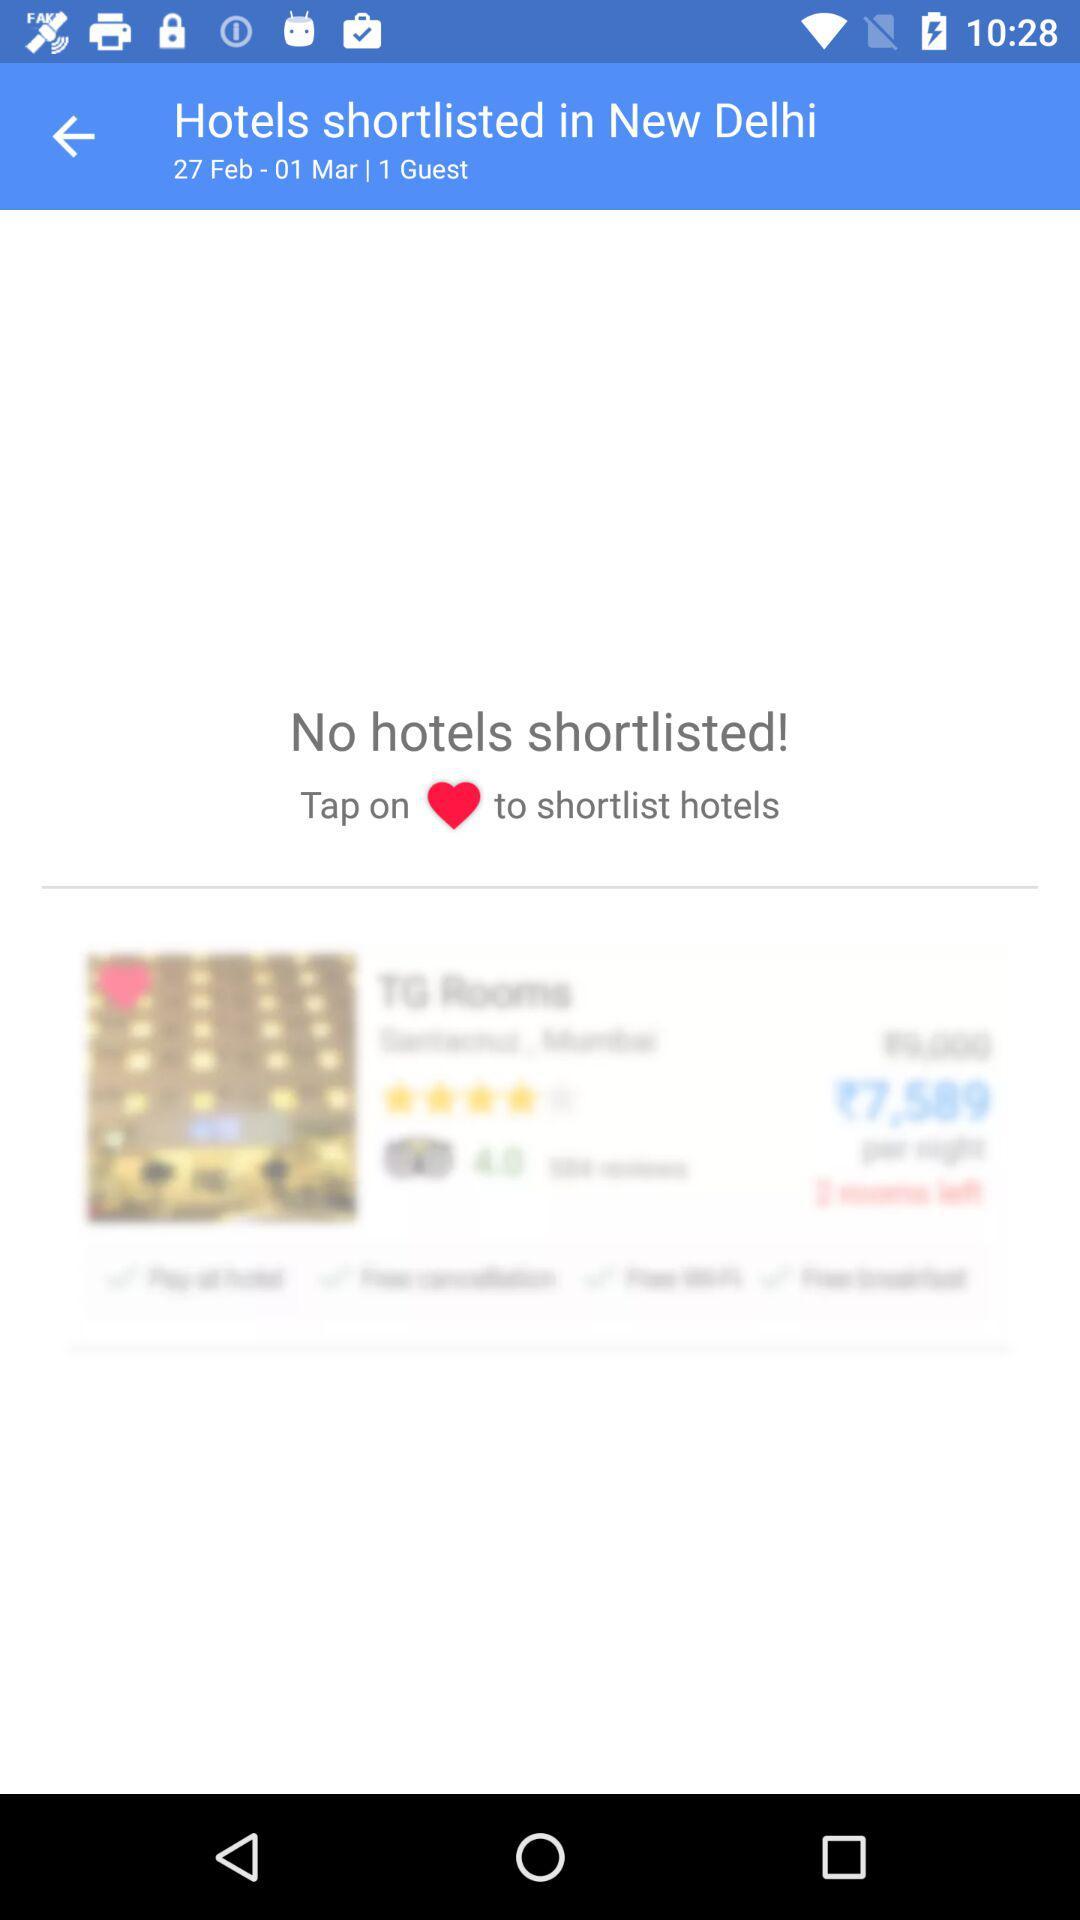 The width and height of the screenshot is (1080, 1920). Describe the element at coordinates (72, 135) in the screenshot. I see `go back` at that location.